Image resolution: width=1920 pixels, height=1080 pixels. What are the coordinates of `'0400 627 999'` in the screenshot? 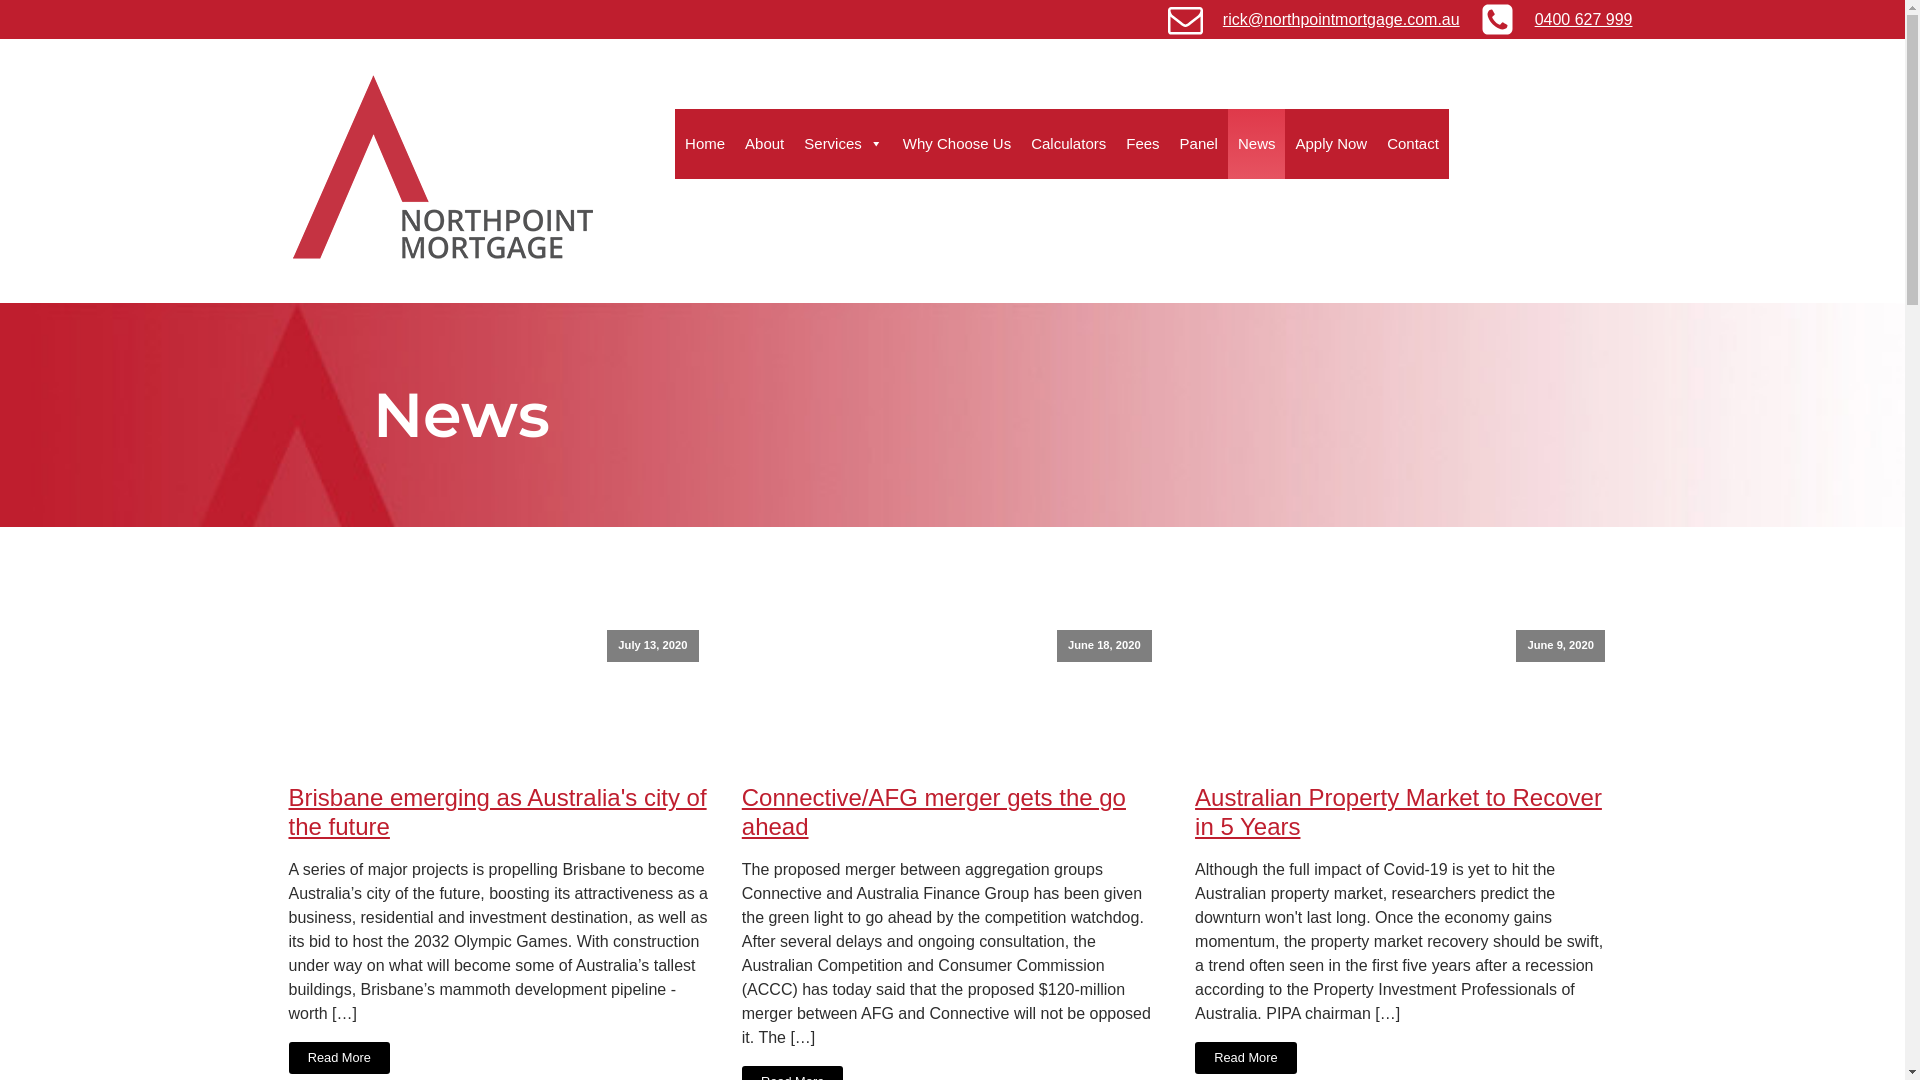 It's located at (1583, 19).